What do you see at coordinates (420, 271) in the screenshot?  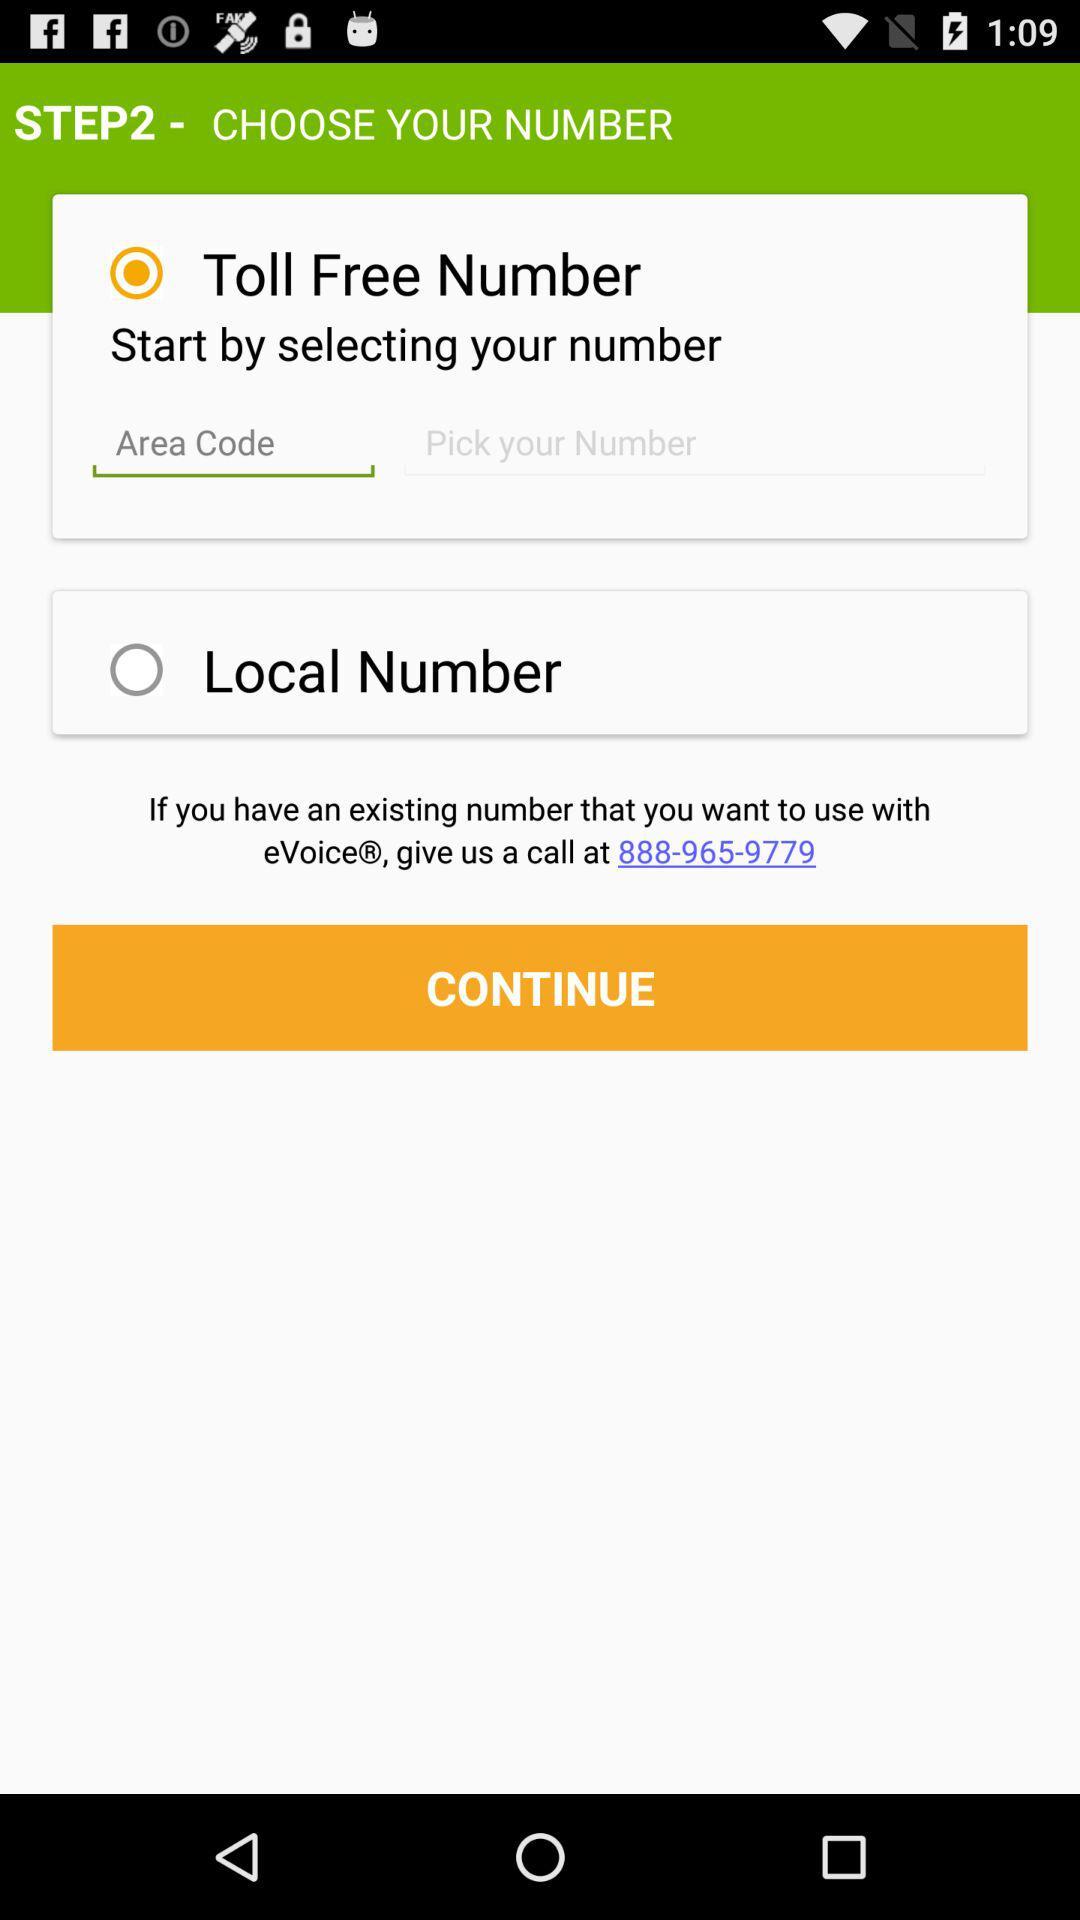 I see `the icon below step2 -  app` at bounding box center [420, 271].